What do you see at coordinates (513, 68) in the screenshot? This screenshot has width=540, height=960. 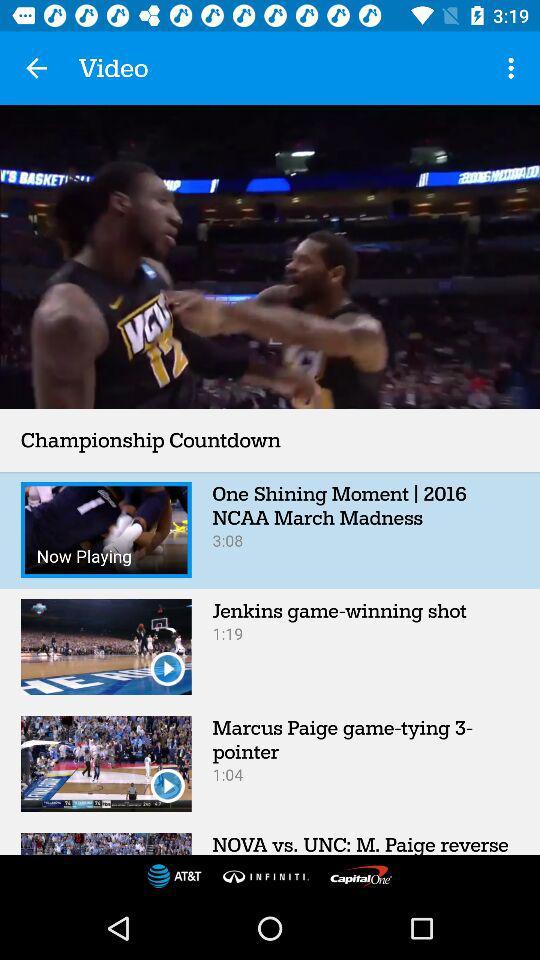 I see `icon to the right of the video icon` at bounding box center [513, 68].